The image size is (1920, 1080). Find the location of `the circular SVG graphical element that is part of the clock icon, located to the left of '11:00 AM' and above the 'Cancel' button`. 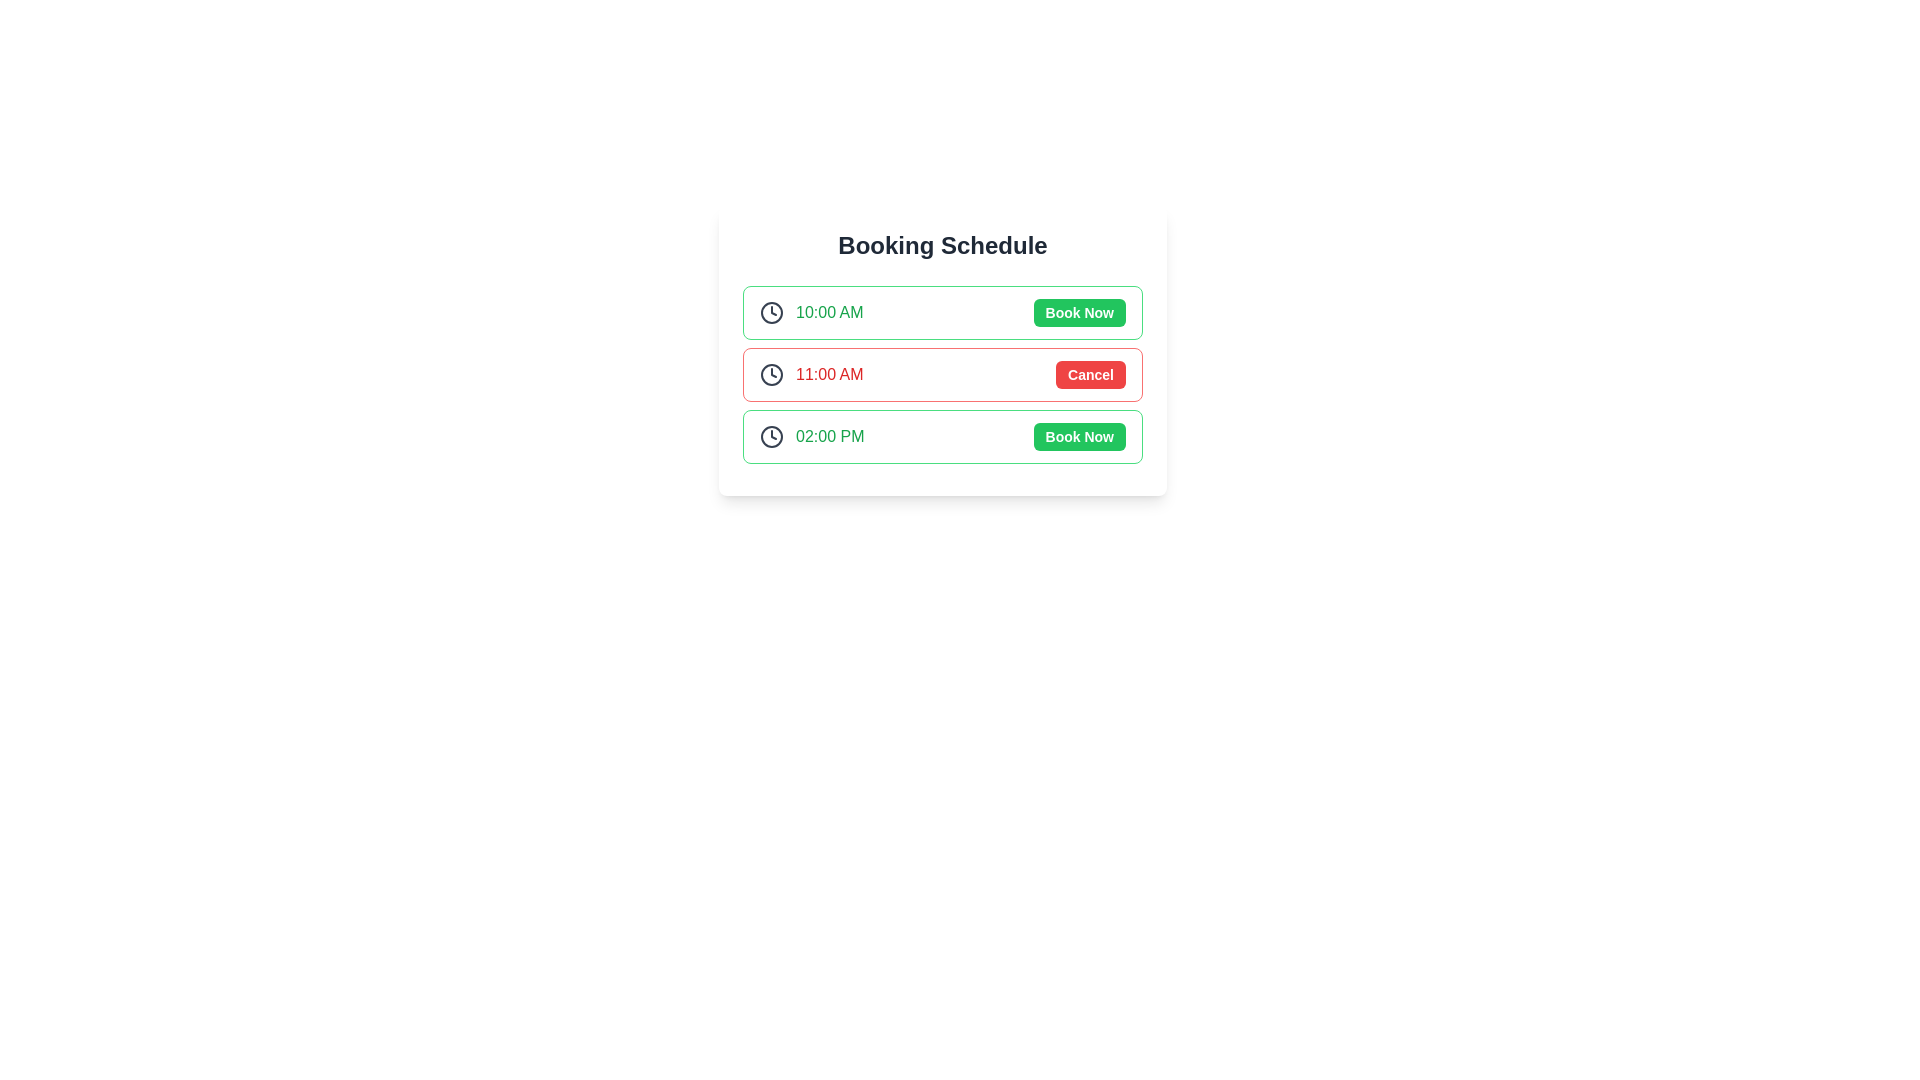

the circular SVG graphical element that is part of the clock icon, located to the left of '11:00 AM' and above the 'Cancel' button is located at coordinates (771, 374).